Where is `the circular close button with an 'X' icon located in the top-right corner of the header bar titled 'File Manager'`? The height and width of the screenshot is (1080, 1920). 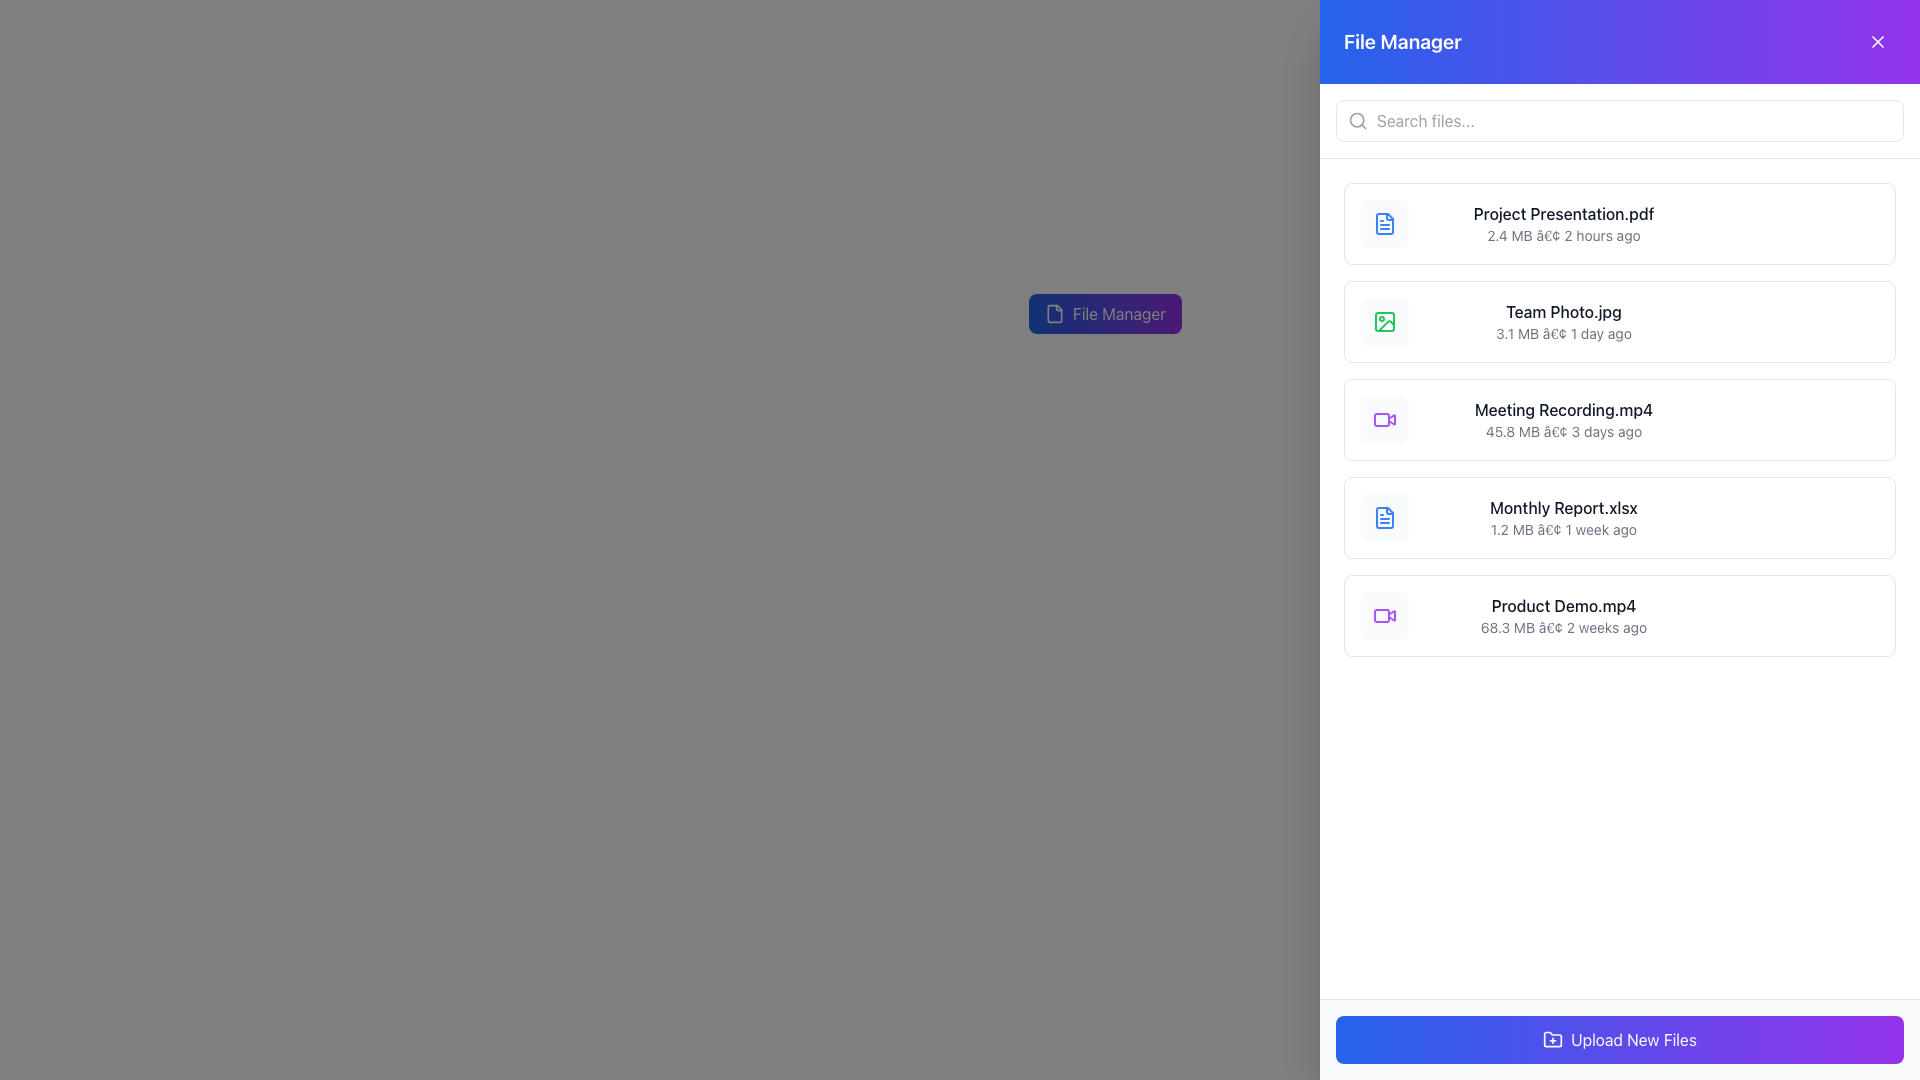 the circular close button with an 'X' icon located in the top-right corner of the header bar titled 'File Manager' is located at coordinates (1876, 42).